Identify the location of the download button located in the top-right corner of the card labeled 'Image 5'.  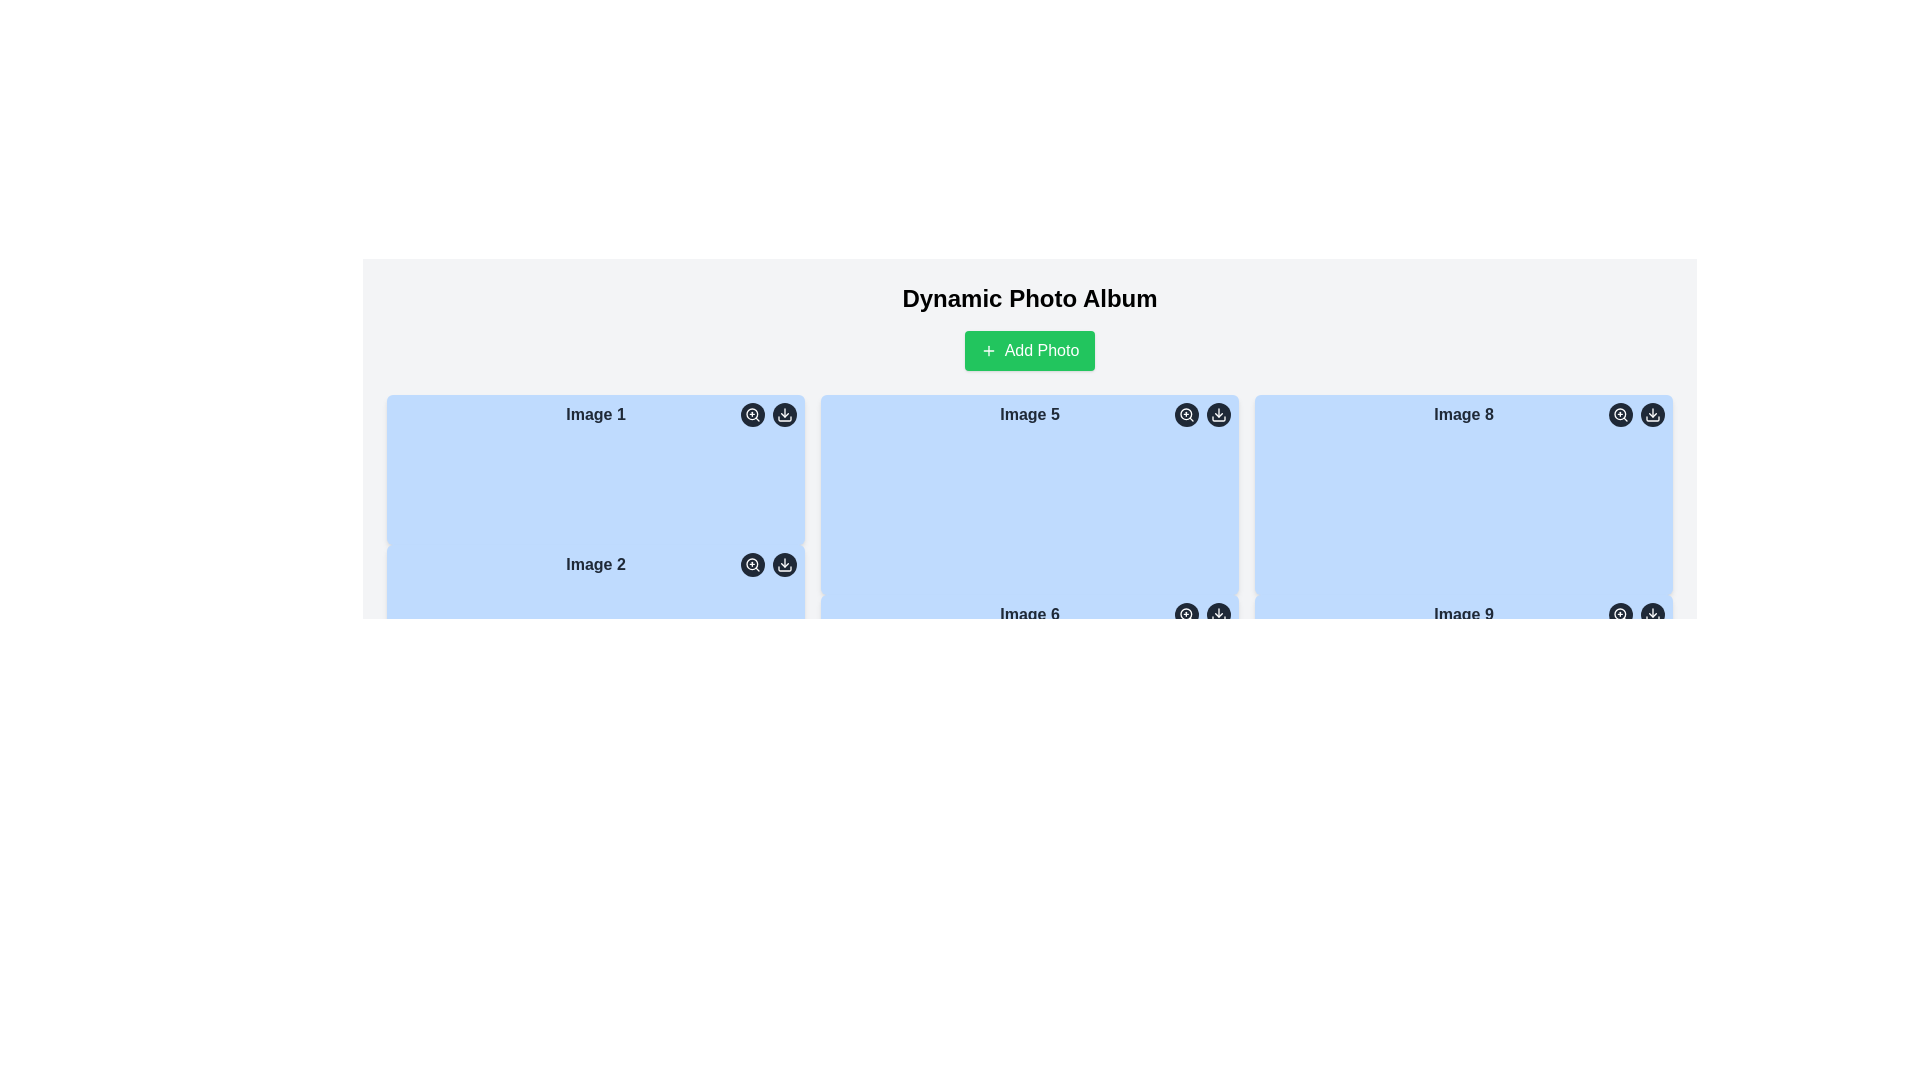
(1218, 414).